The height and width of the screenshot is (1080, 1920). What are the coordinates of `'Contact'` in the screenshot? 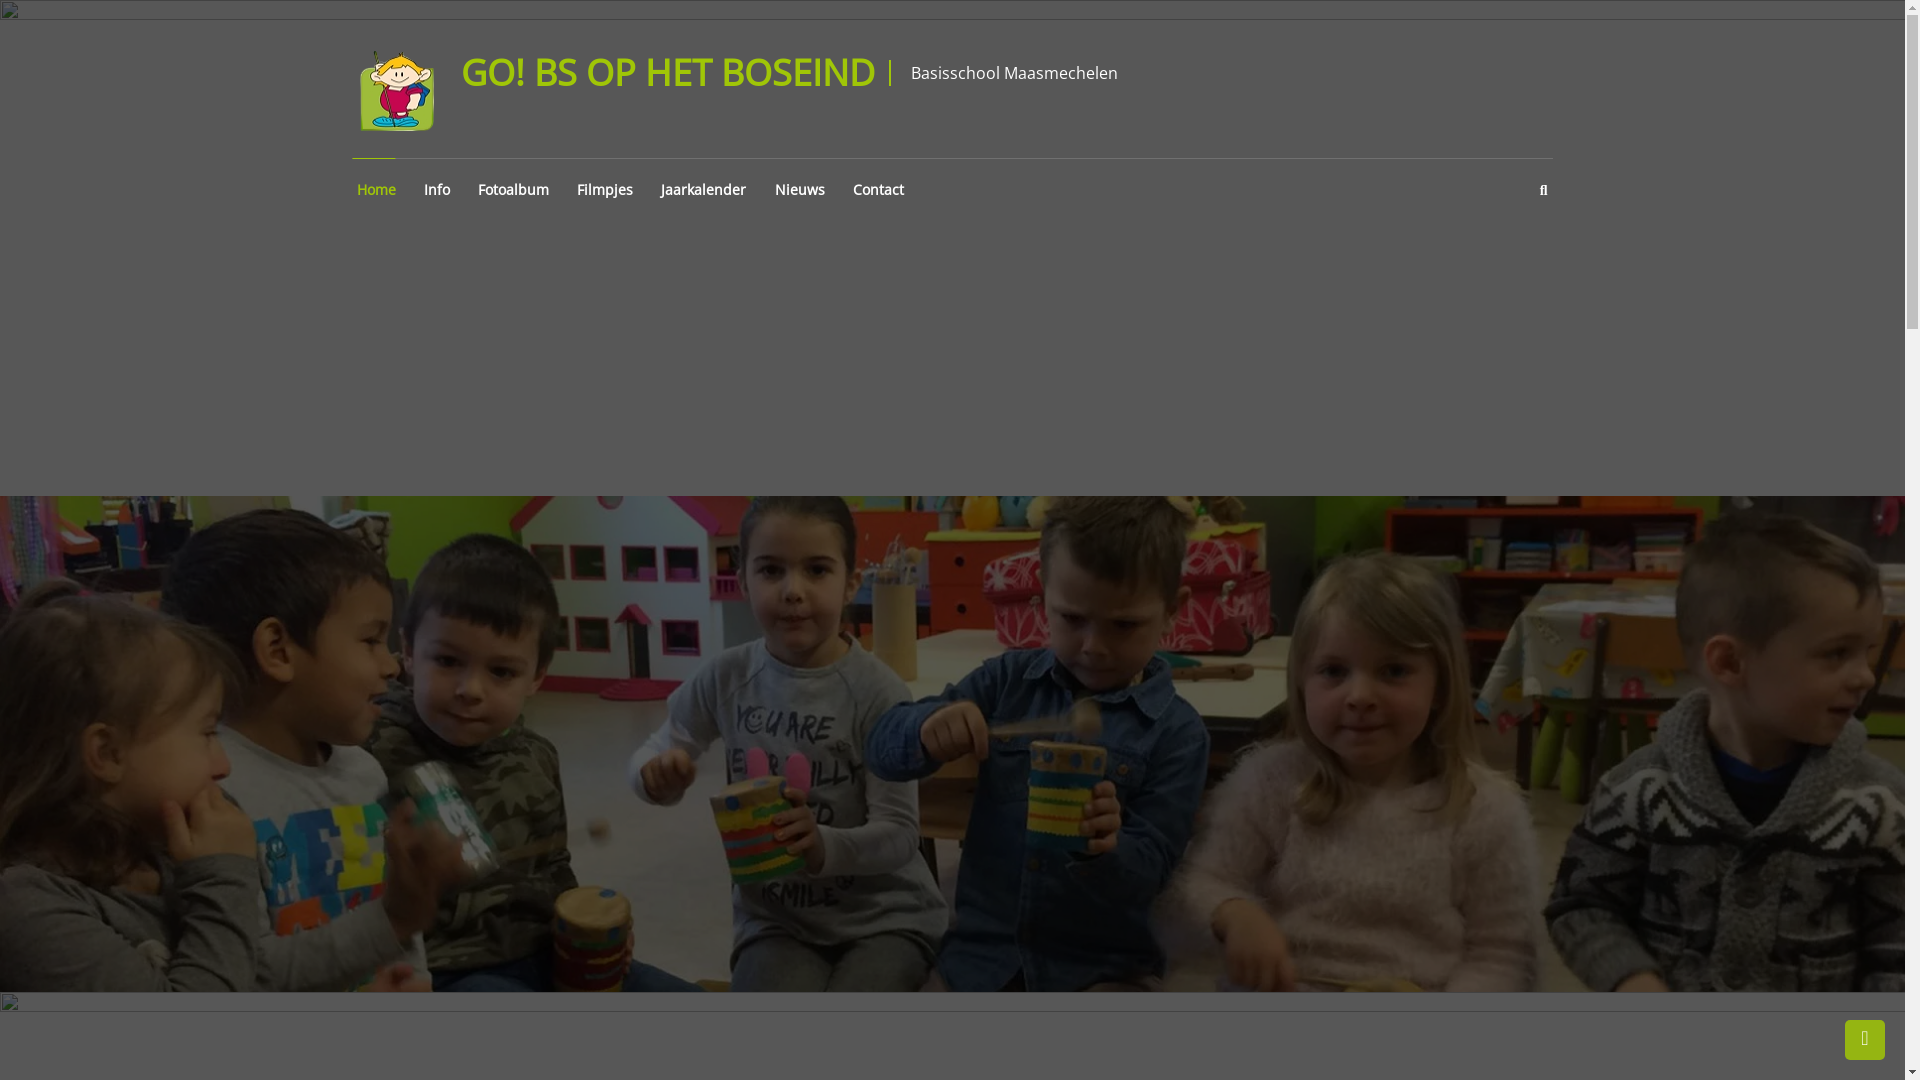 It's located at (849, 189).